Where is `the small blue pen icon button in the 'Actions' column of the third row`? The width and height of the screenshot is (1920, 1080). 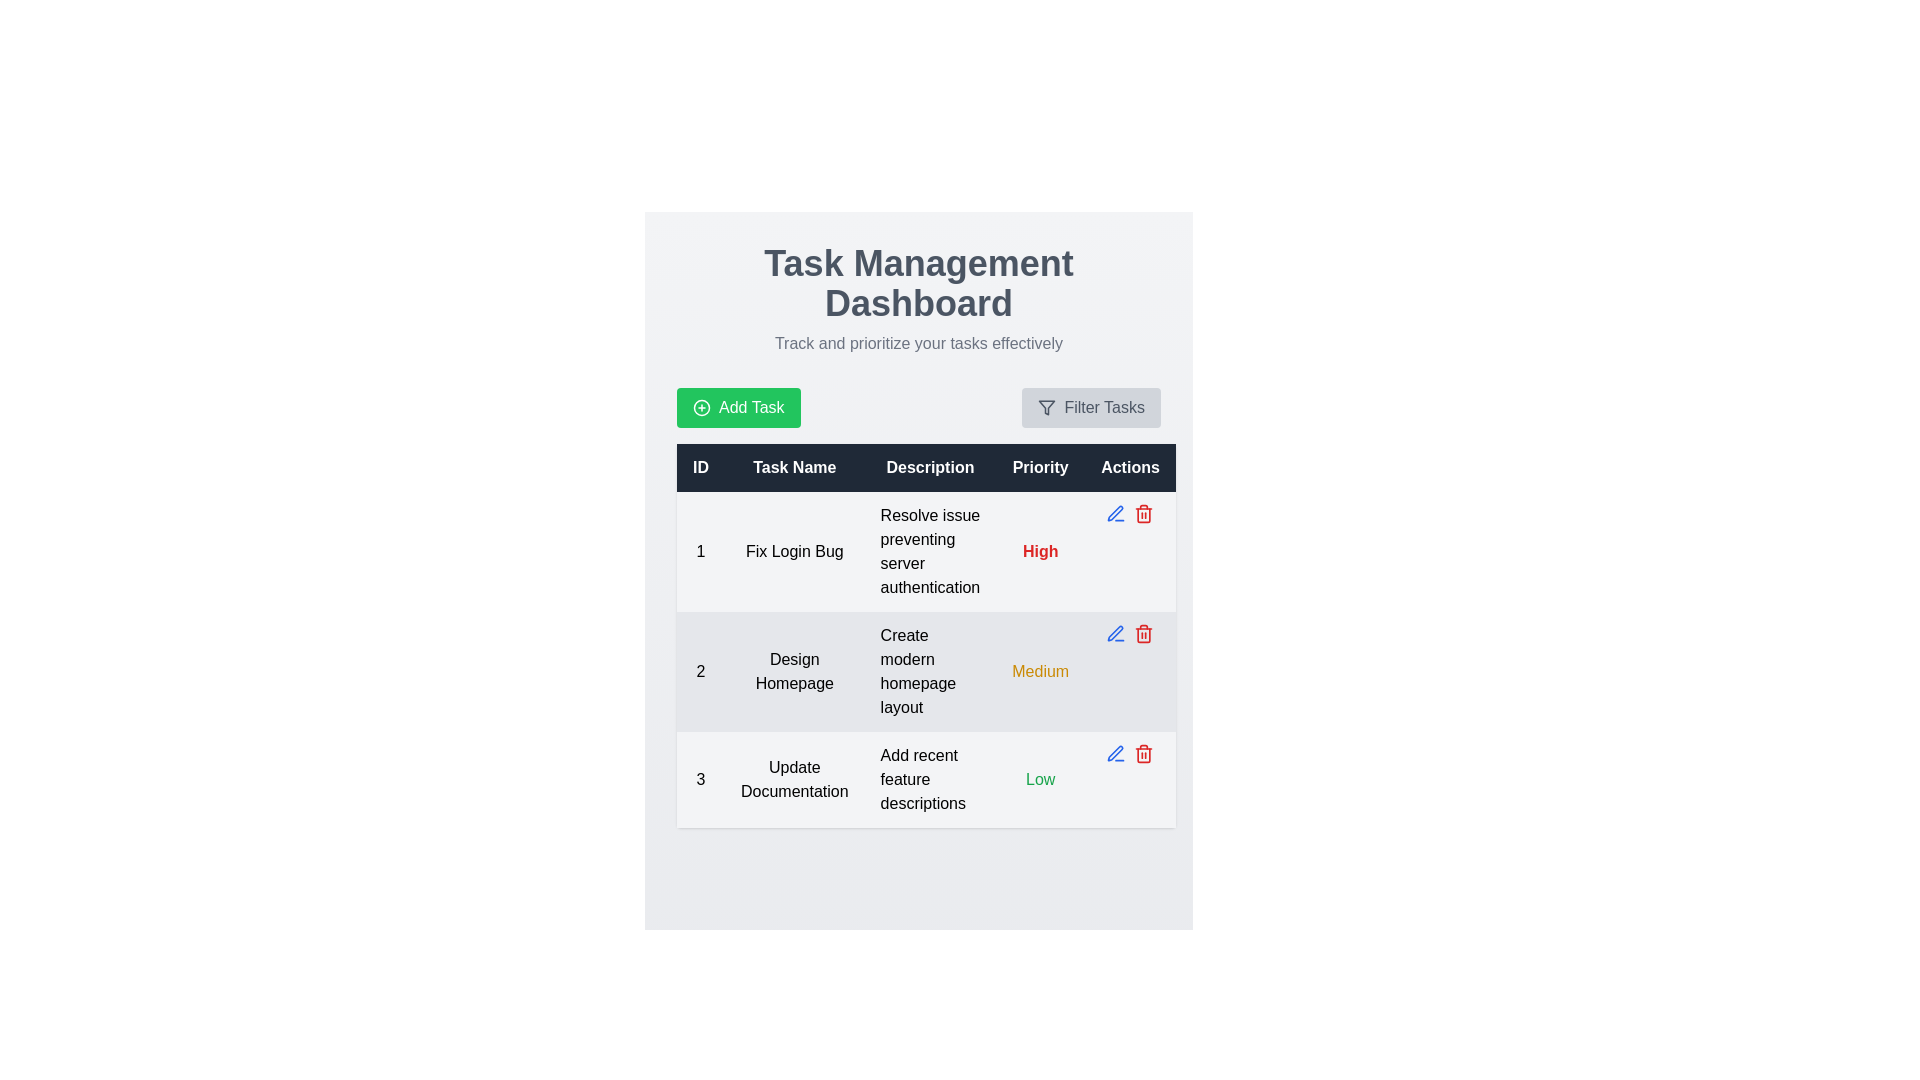 the small blue pen icon button in the 'Actions' column of the third row is located at coordinates (1115, 753).